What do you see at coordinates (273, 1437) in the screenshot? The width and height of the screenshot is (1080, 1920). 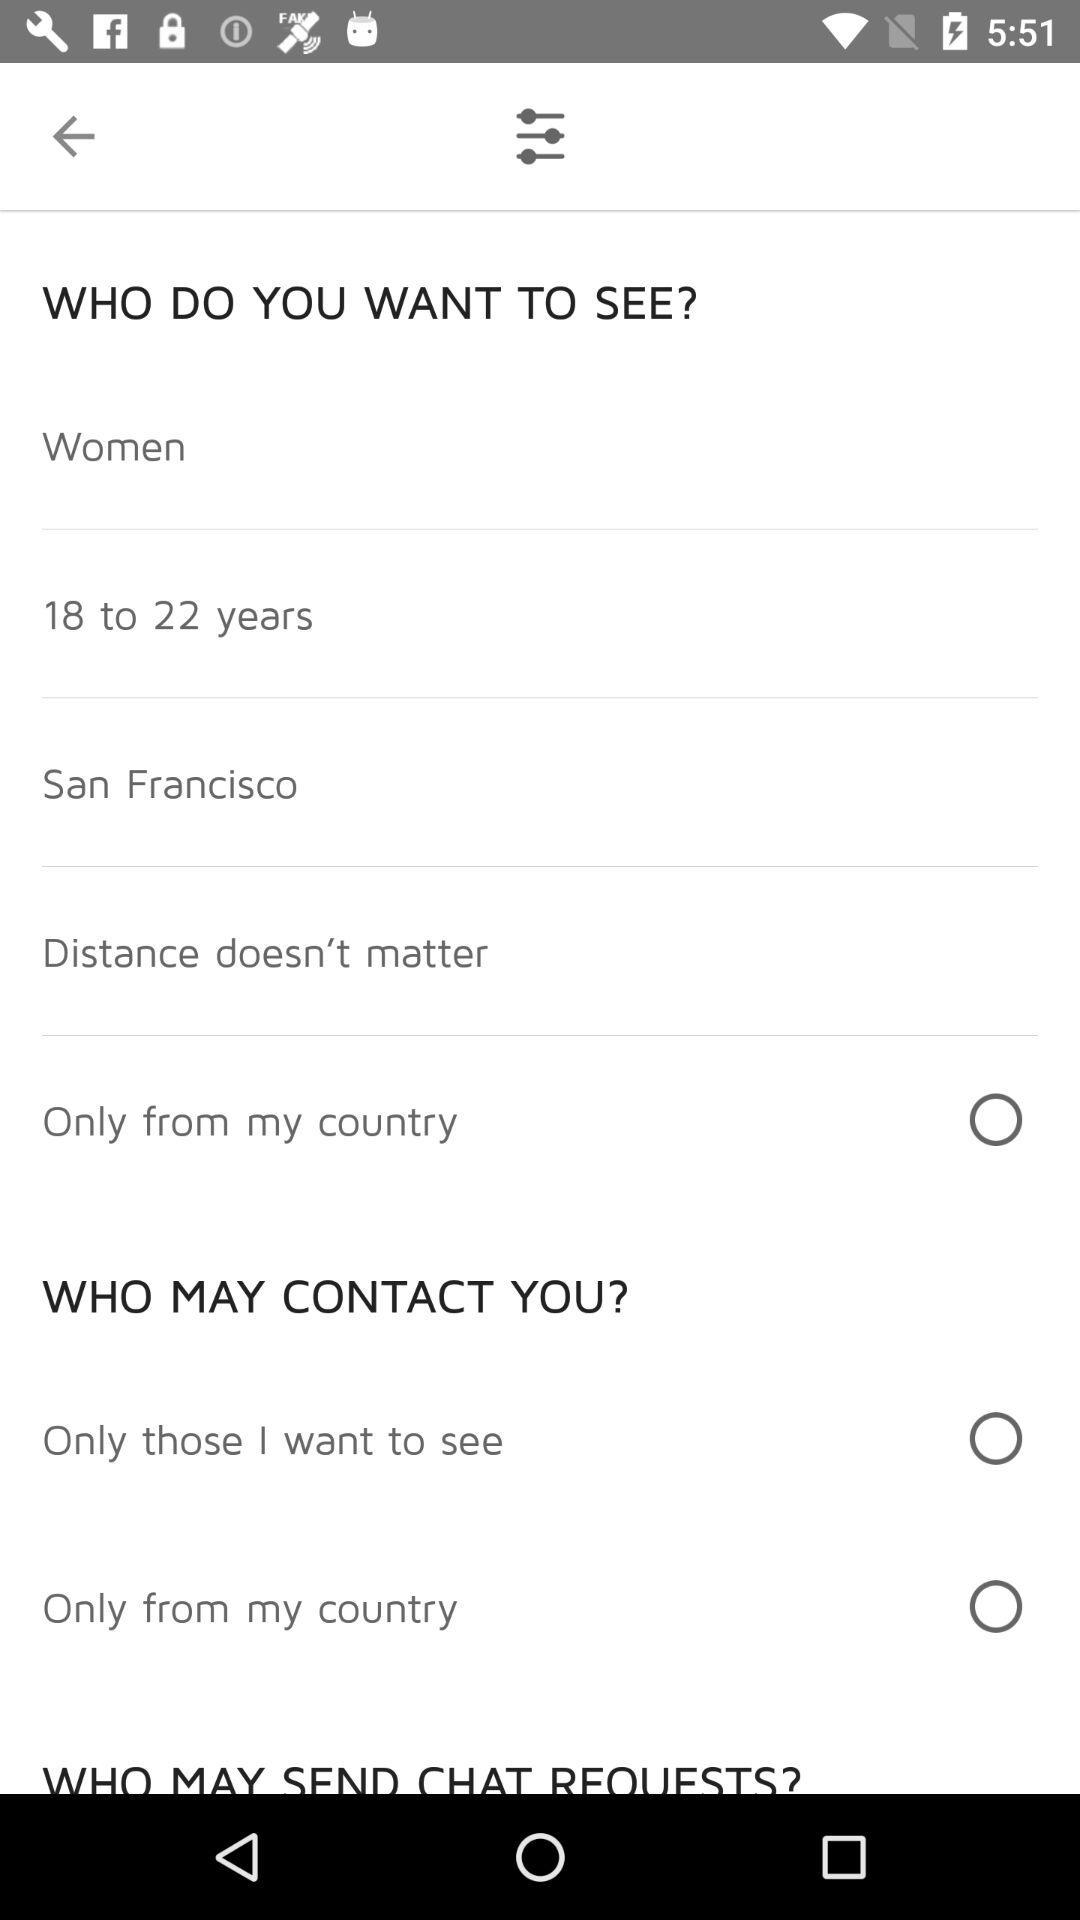 I see `only those i` at bounding box center [273, 1437].